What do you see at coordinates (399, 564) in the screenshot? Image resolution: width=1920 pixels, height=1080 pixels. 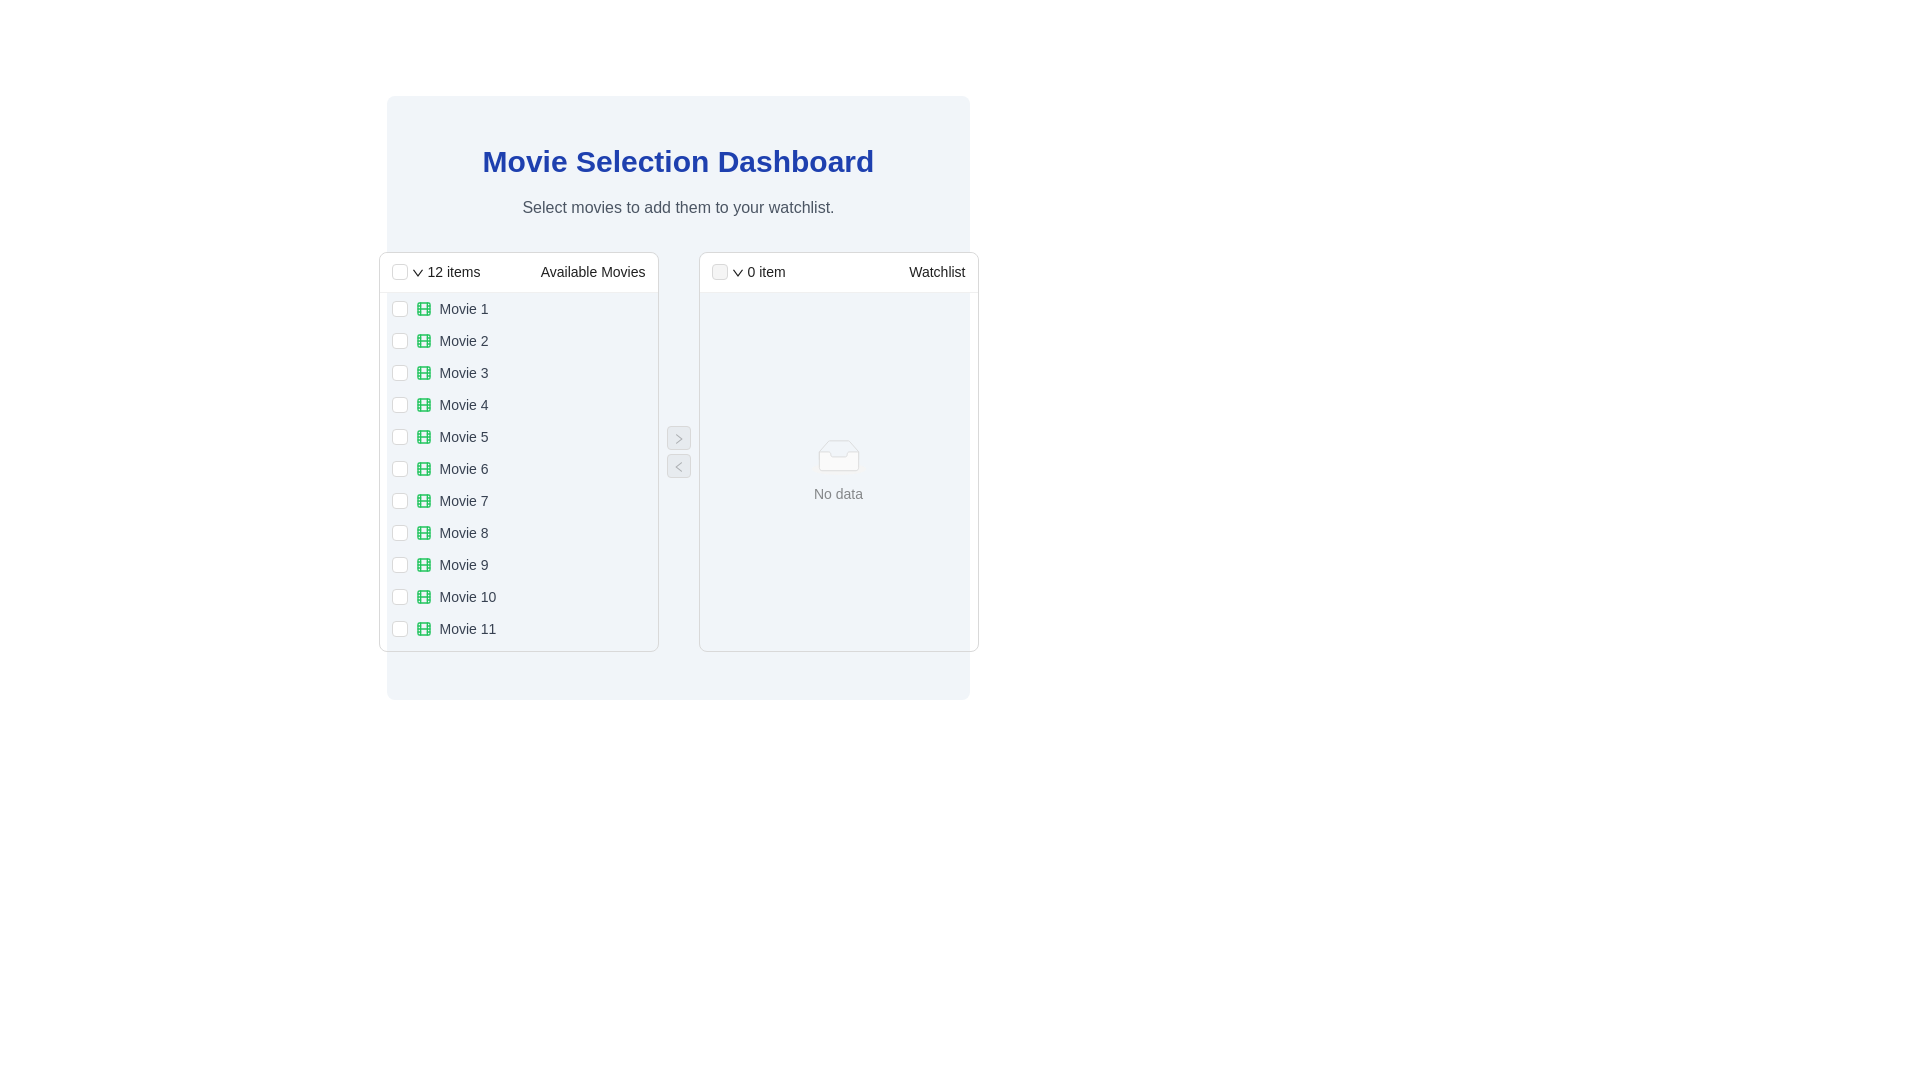 I see `the checkbox for 'Movie 9'` at bounding box center [399, 564].